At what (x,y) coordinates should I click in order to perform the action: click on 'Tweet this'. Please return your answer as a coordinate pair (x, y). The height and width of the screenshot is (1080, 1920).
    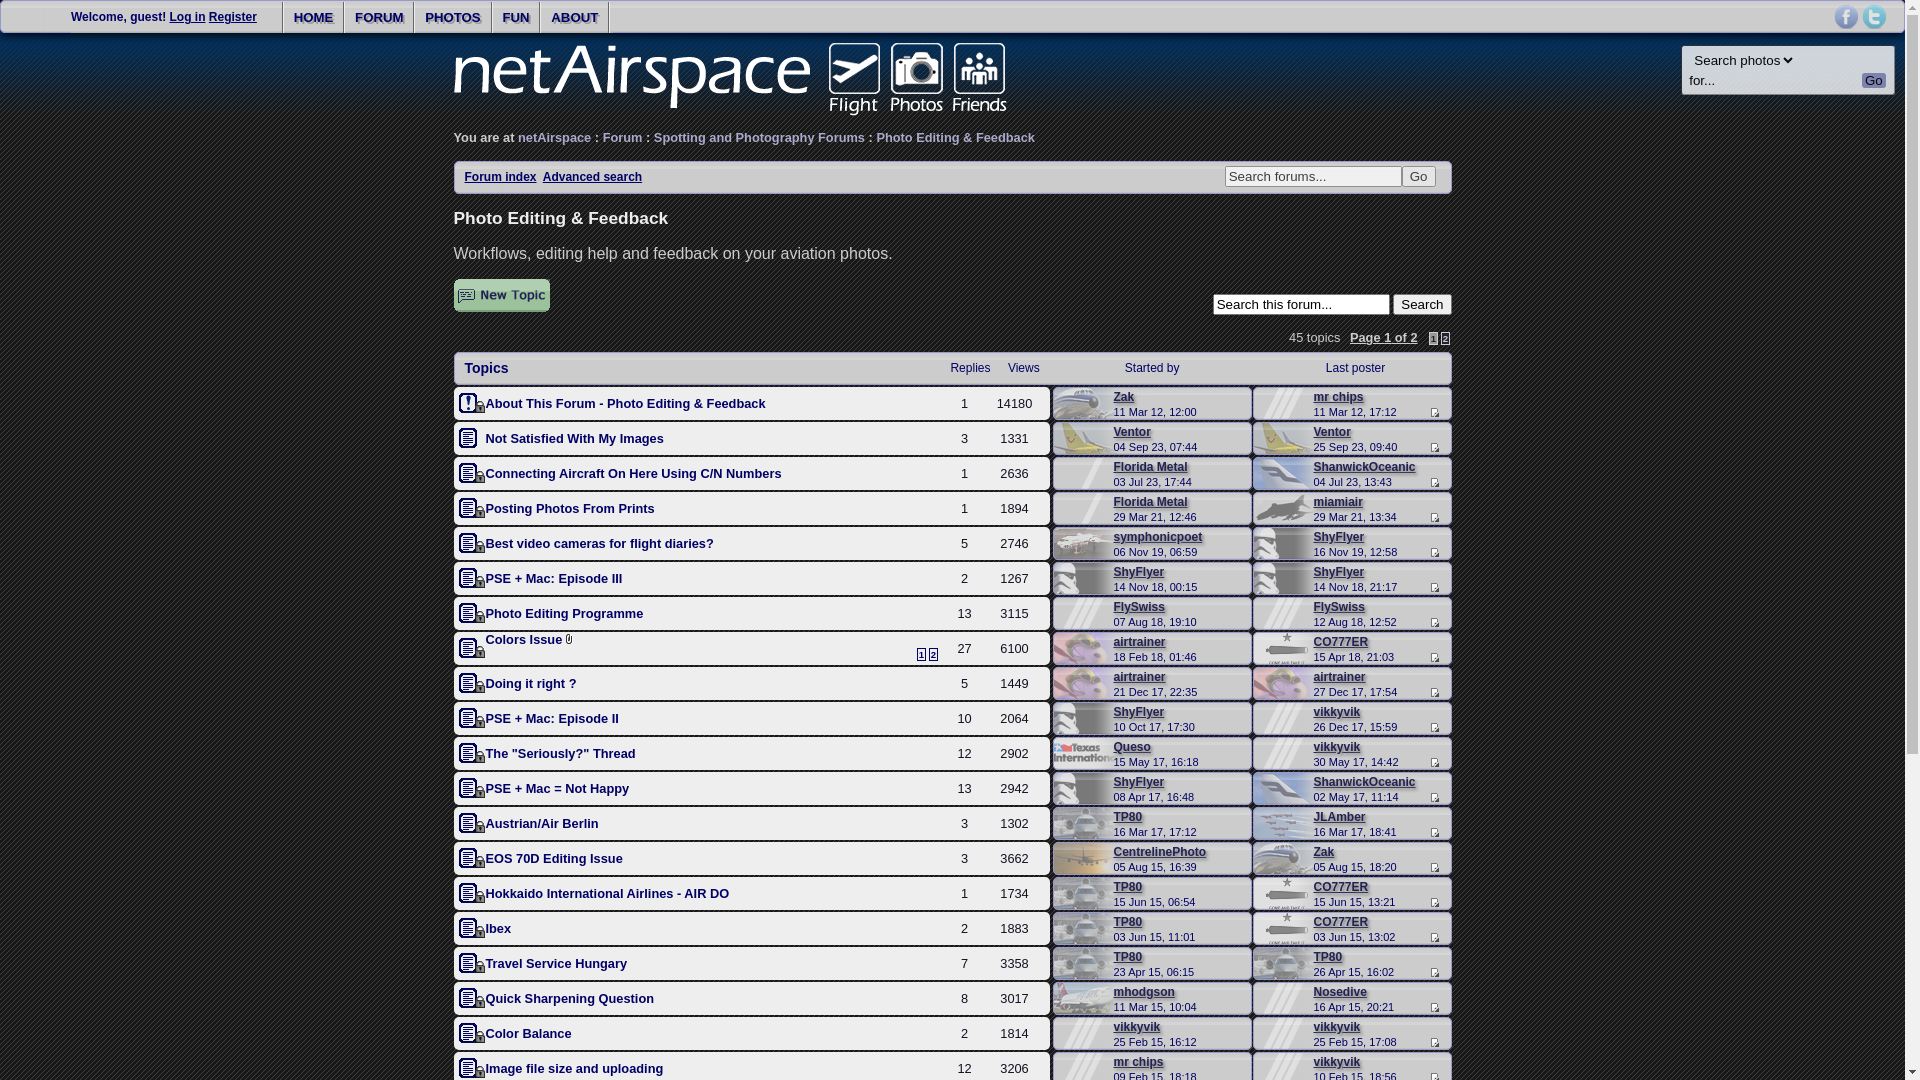
    Looking at the image, I should click on (1872, 16).